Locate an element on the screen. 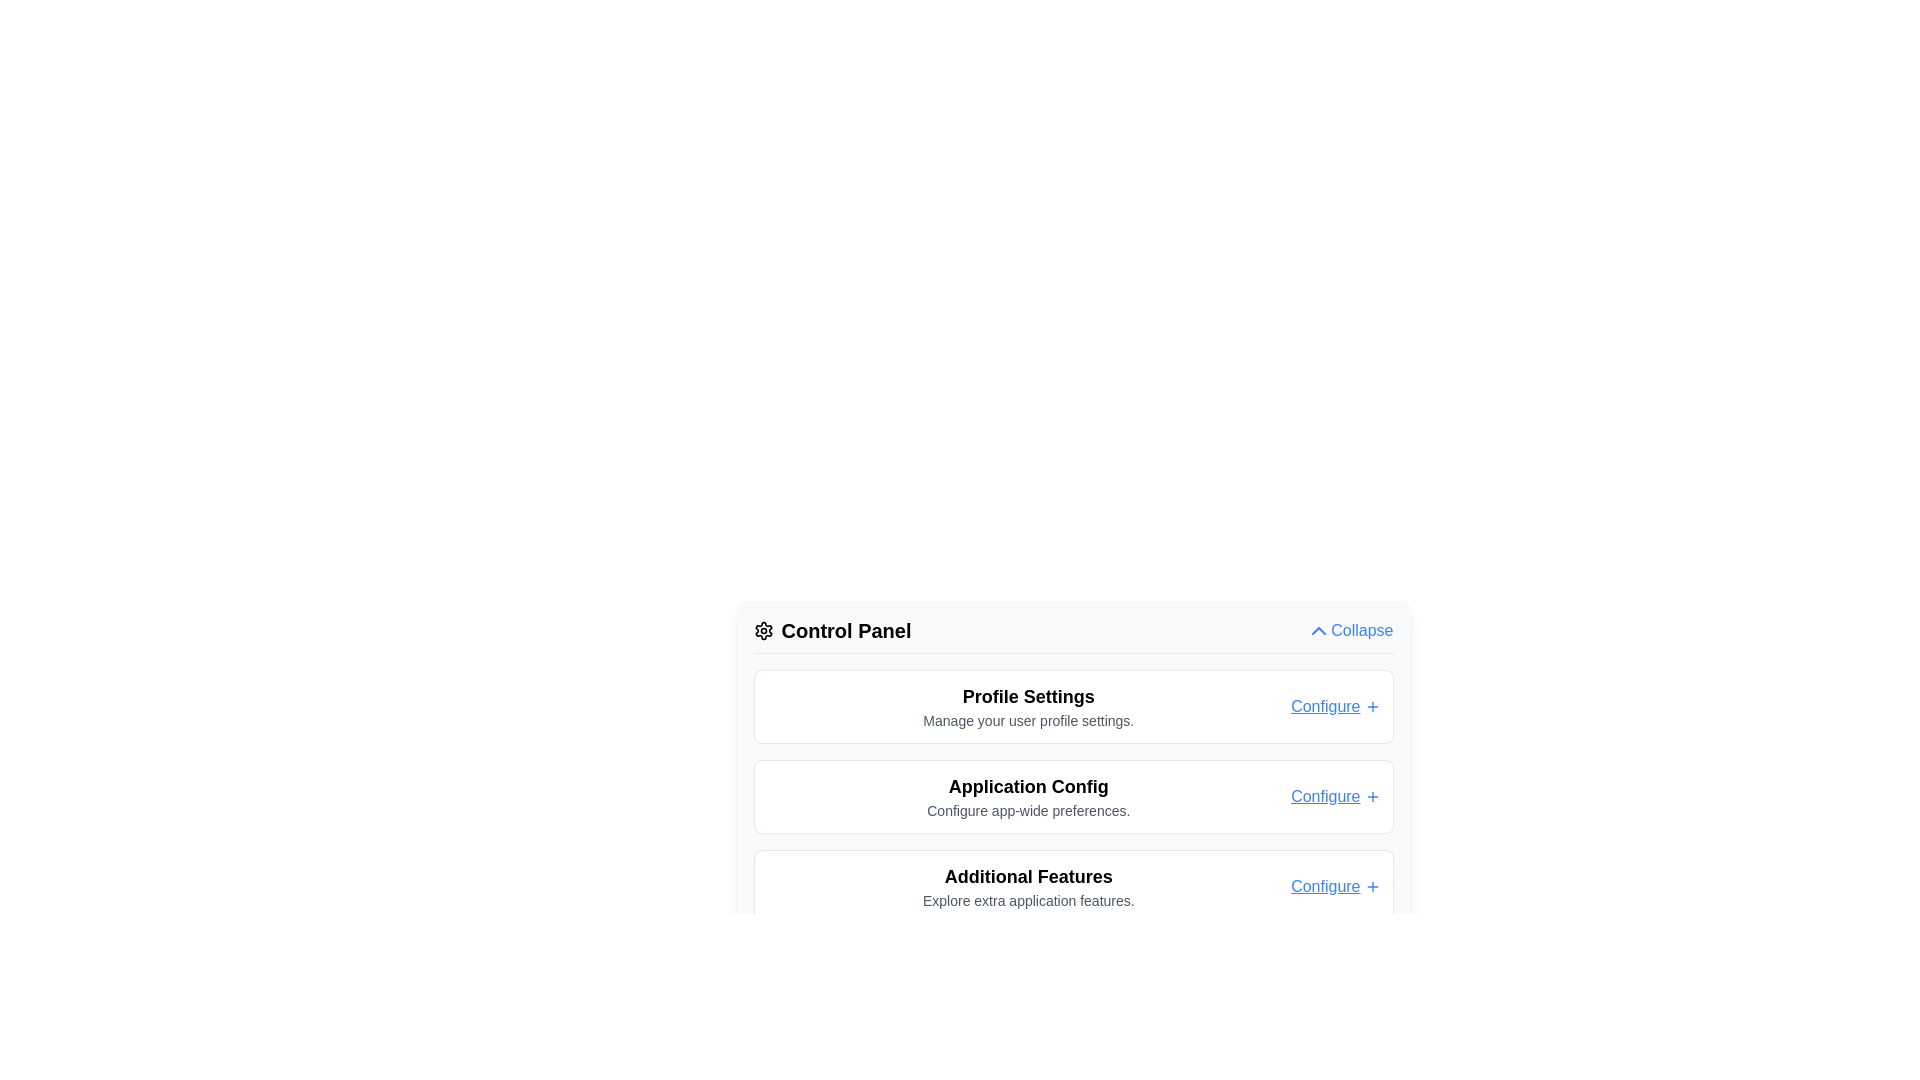  the collapse icon located to the immediate left of the text label 'Collapse' at the top-right corner of the control panel section is located at coordinates (1319, 631).